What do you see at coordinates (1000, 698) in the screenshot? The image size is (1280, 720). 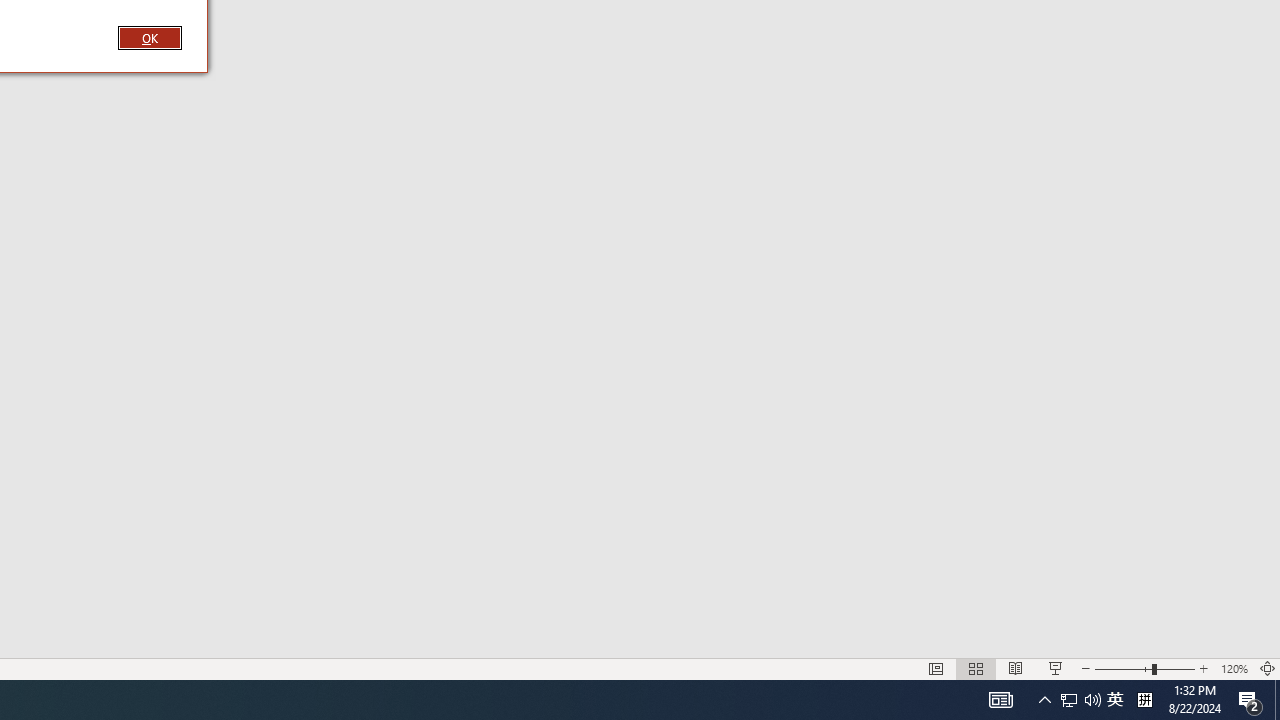 I see `'AutomationID: 4105'` at bounding box center [1000, 698].